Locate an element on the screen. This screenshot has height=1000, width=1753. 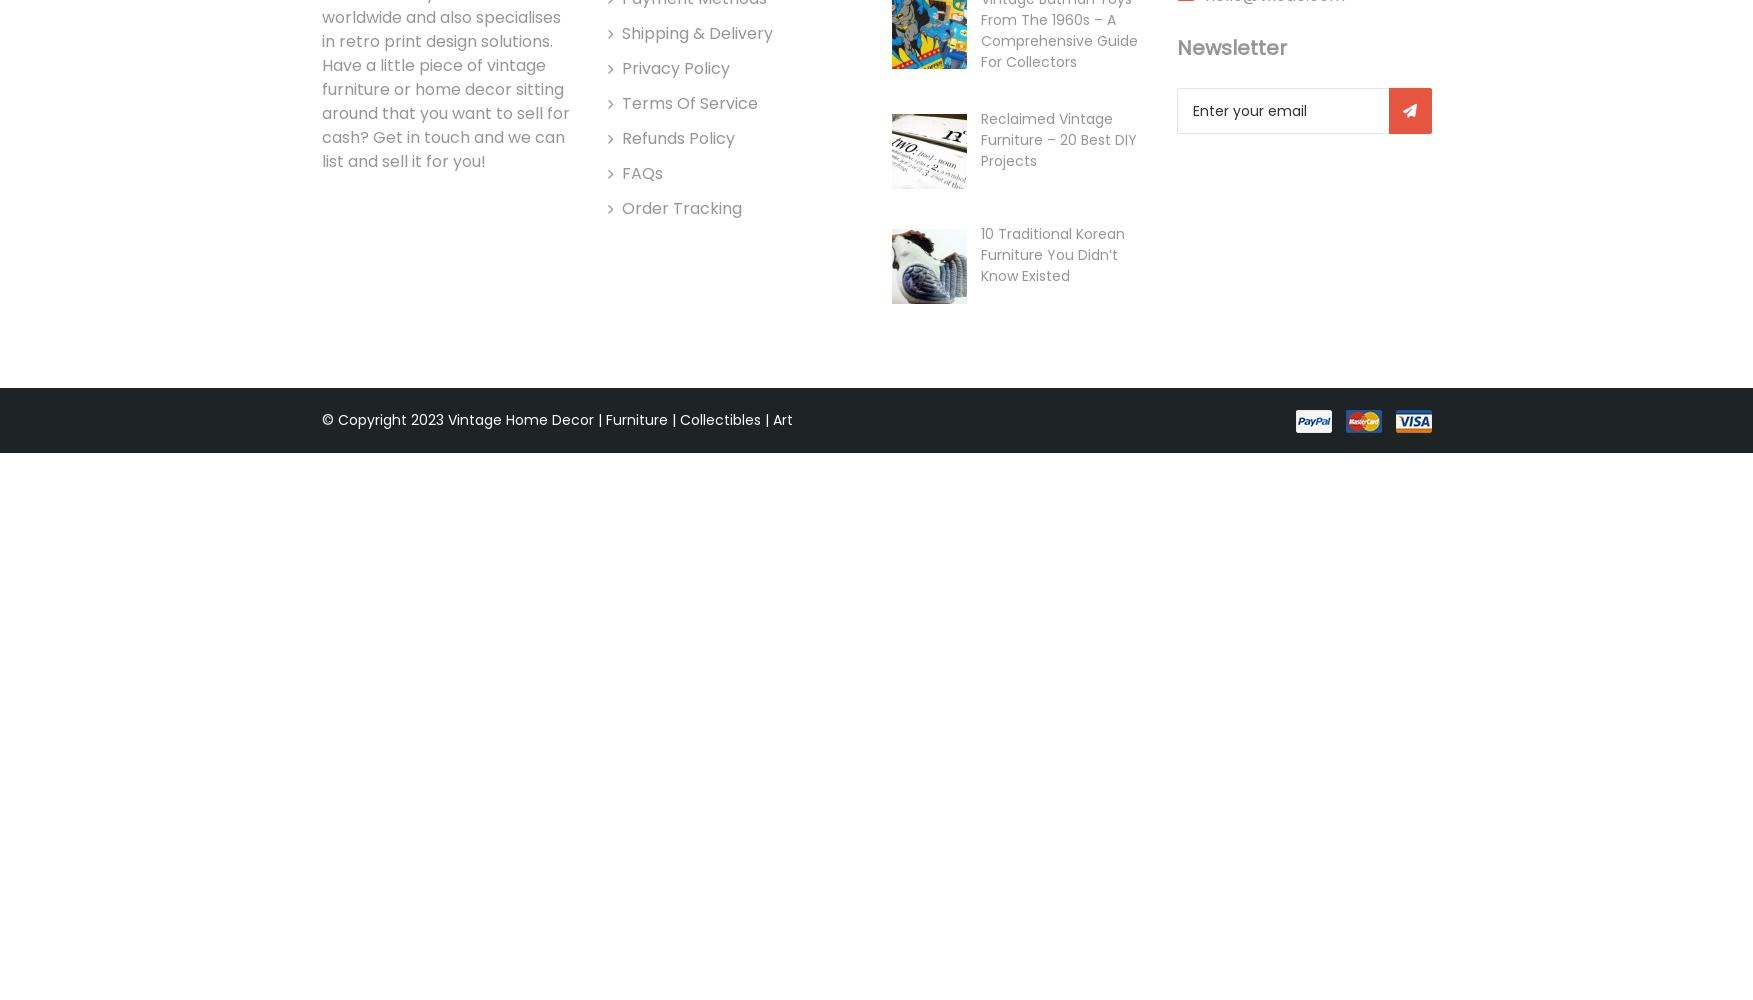
'© Copyright 2023' is located at coordinates (384, 420).